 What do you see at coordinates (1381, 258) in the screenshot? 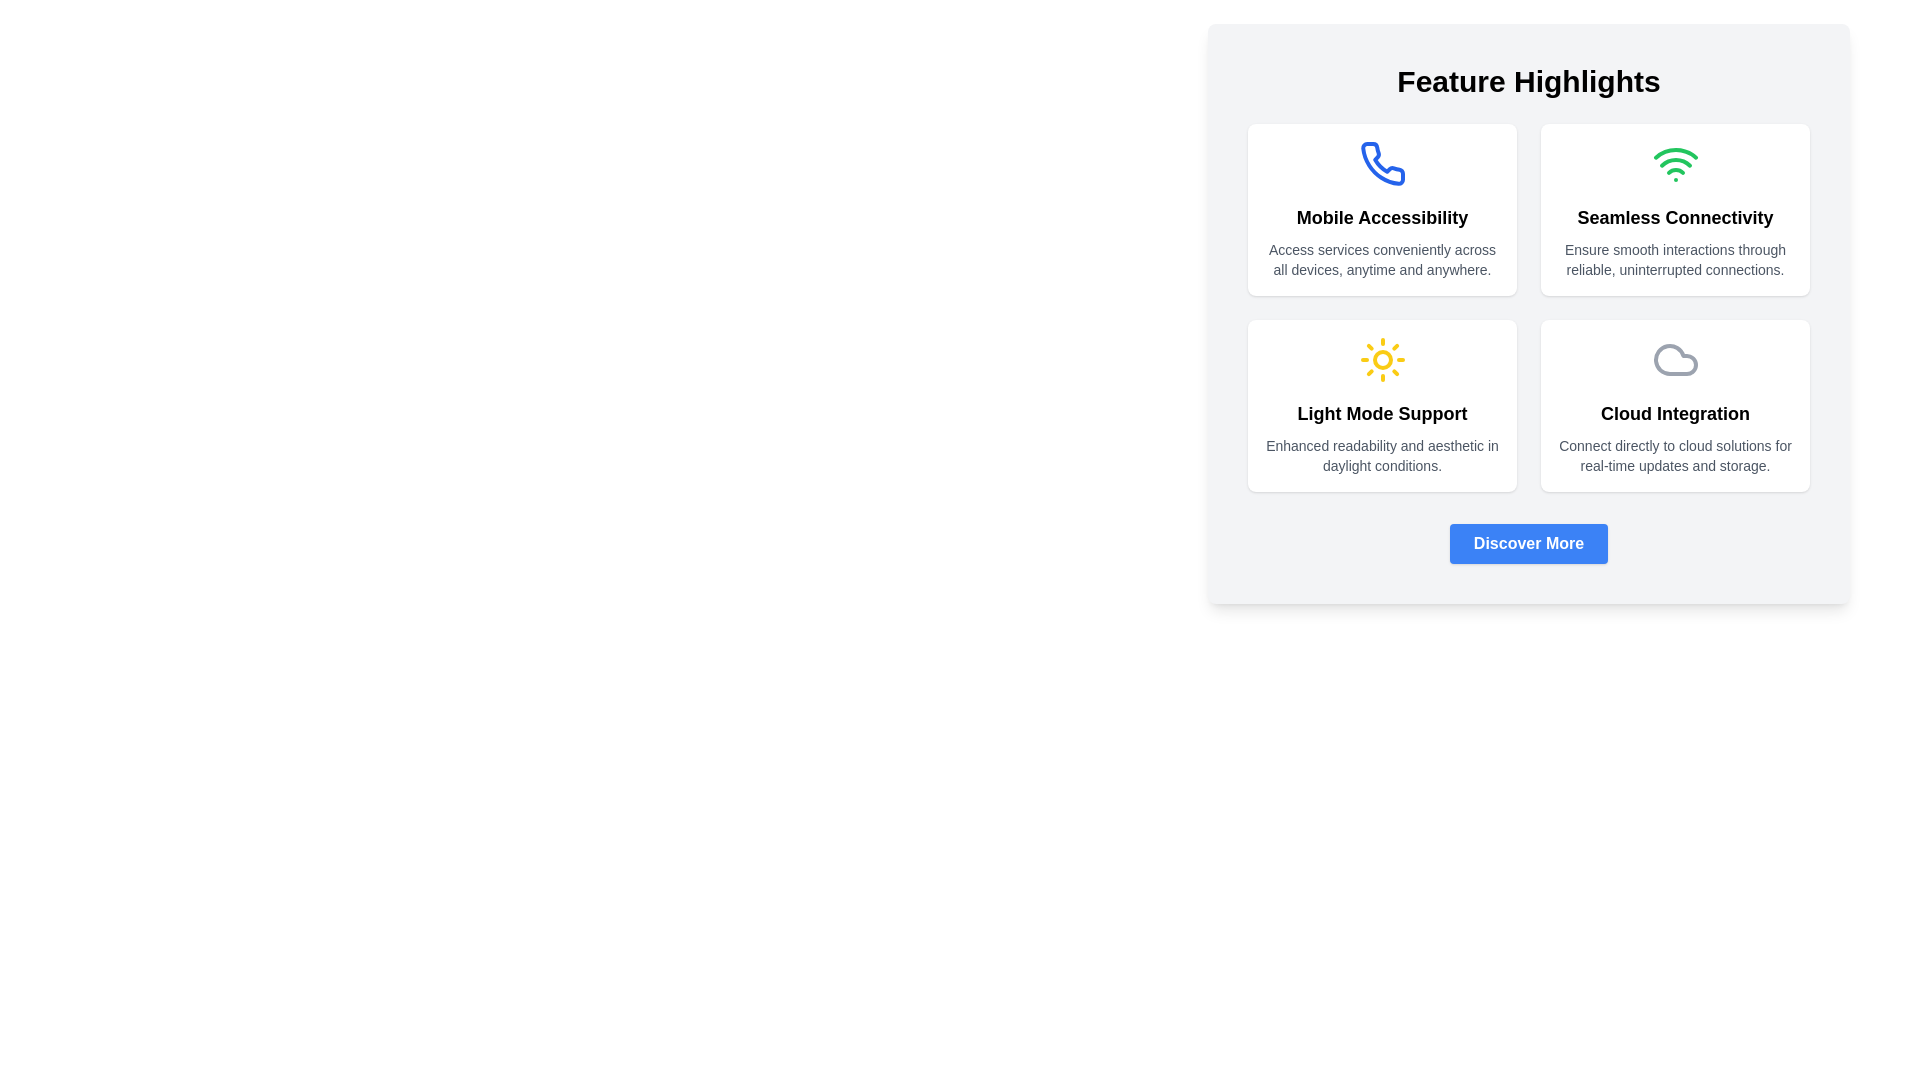
I see `the descriptive text element located beneath the title 'Mobile Accessibility' in the top-left section of the feature card layout` at bounding box center [1381, 258].